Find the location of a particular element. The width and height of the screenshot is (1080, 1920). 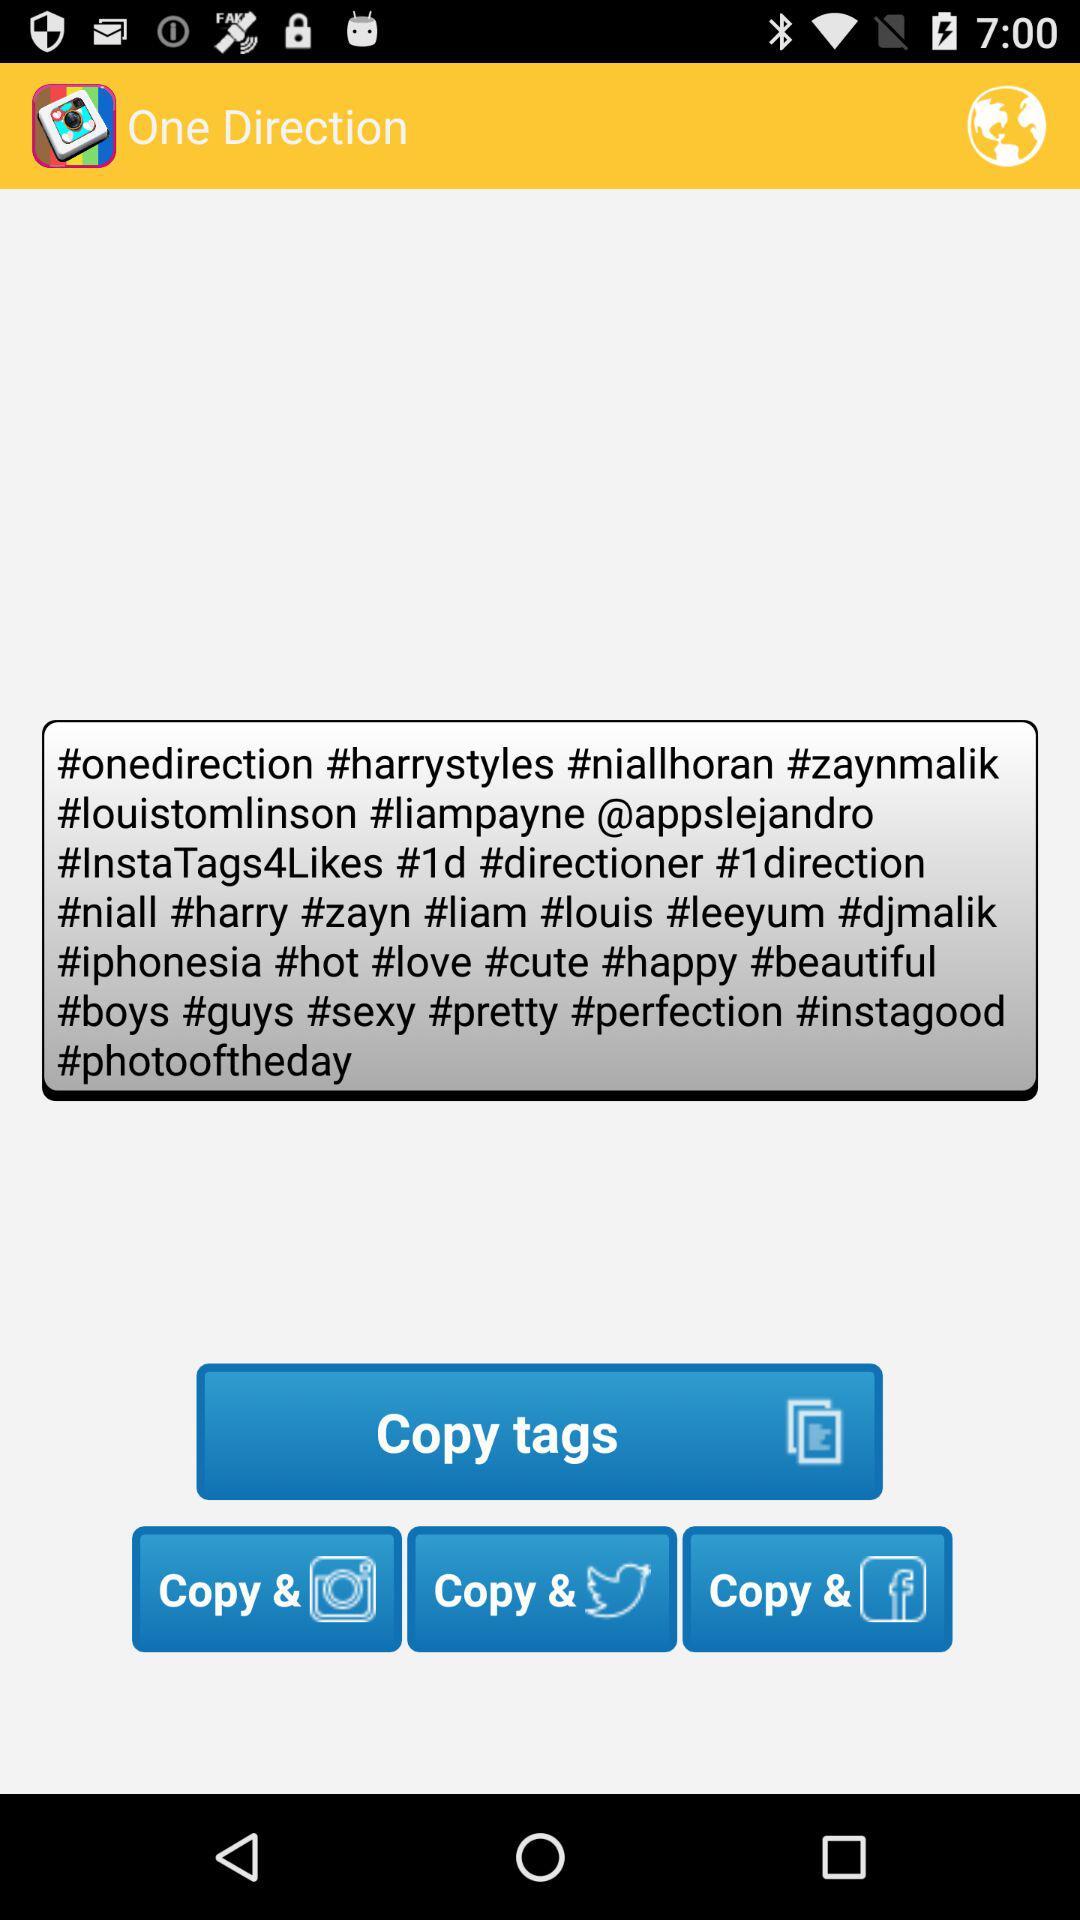

the icon at the top right corner is located at coordinates (1006, 124).